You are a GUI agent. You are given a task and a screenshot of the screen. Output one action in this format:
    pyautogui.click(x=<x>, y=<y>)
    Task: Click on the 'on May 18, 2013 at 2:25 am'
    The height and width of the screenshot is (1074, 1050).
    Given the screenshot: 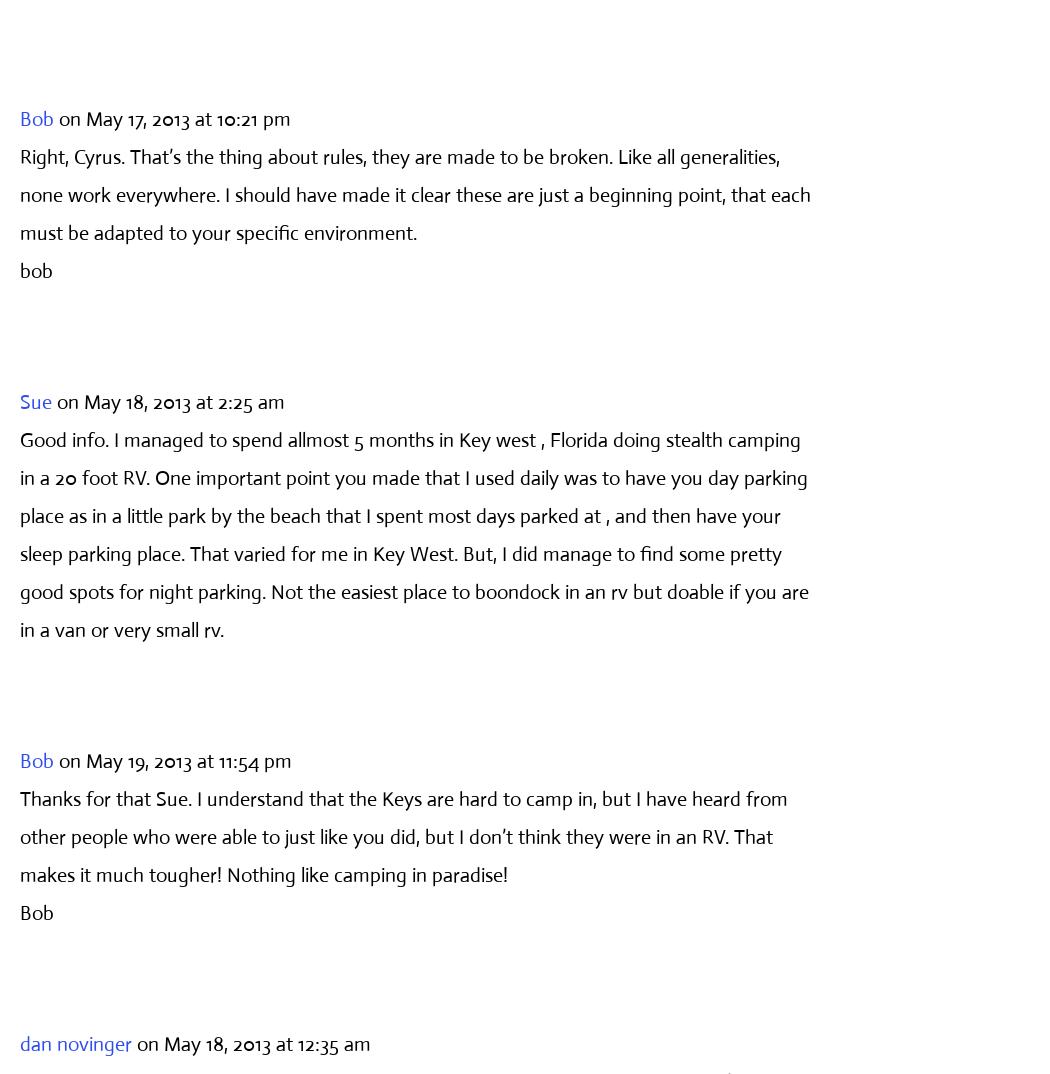 What is the action you would take?
    pyautogui.click(x=171, y=401)
    